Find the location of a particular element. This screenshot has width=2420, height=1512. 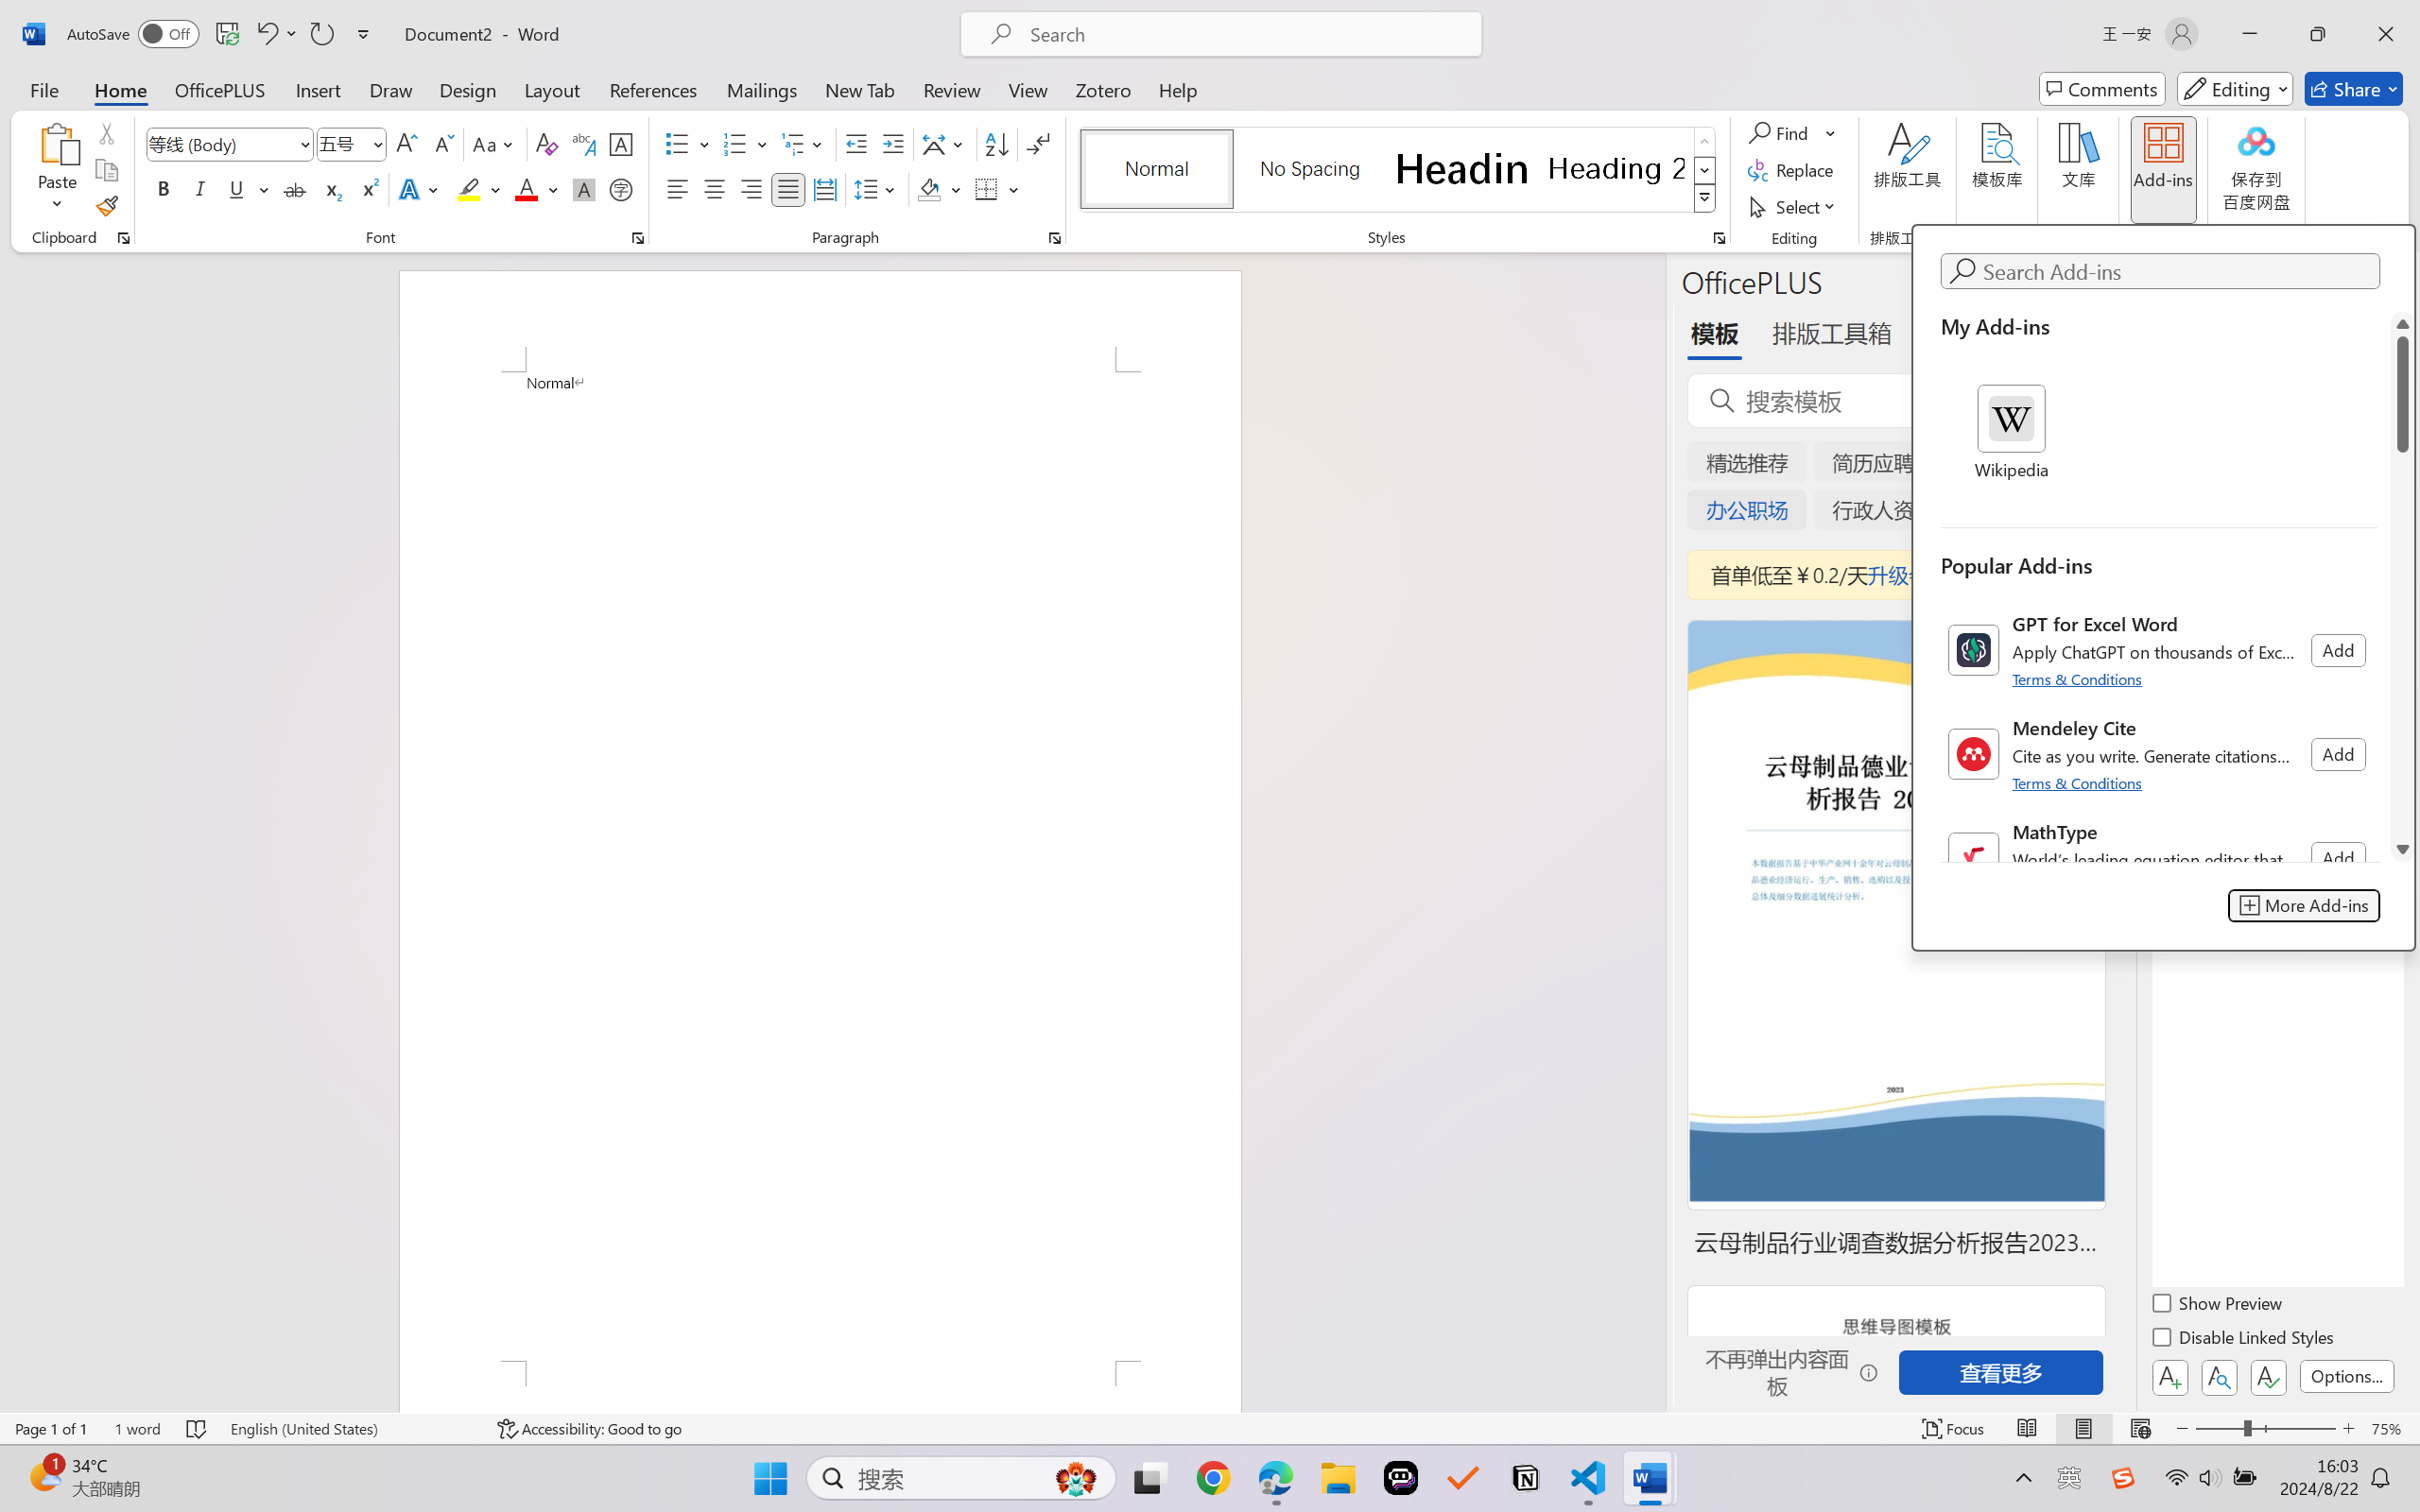

'Font Size' is located at coordinates (341, 144).